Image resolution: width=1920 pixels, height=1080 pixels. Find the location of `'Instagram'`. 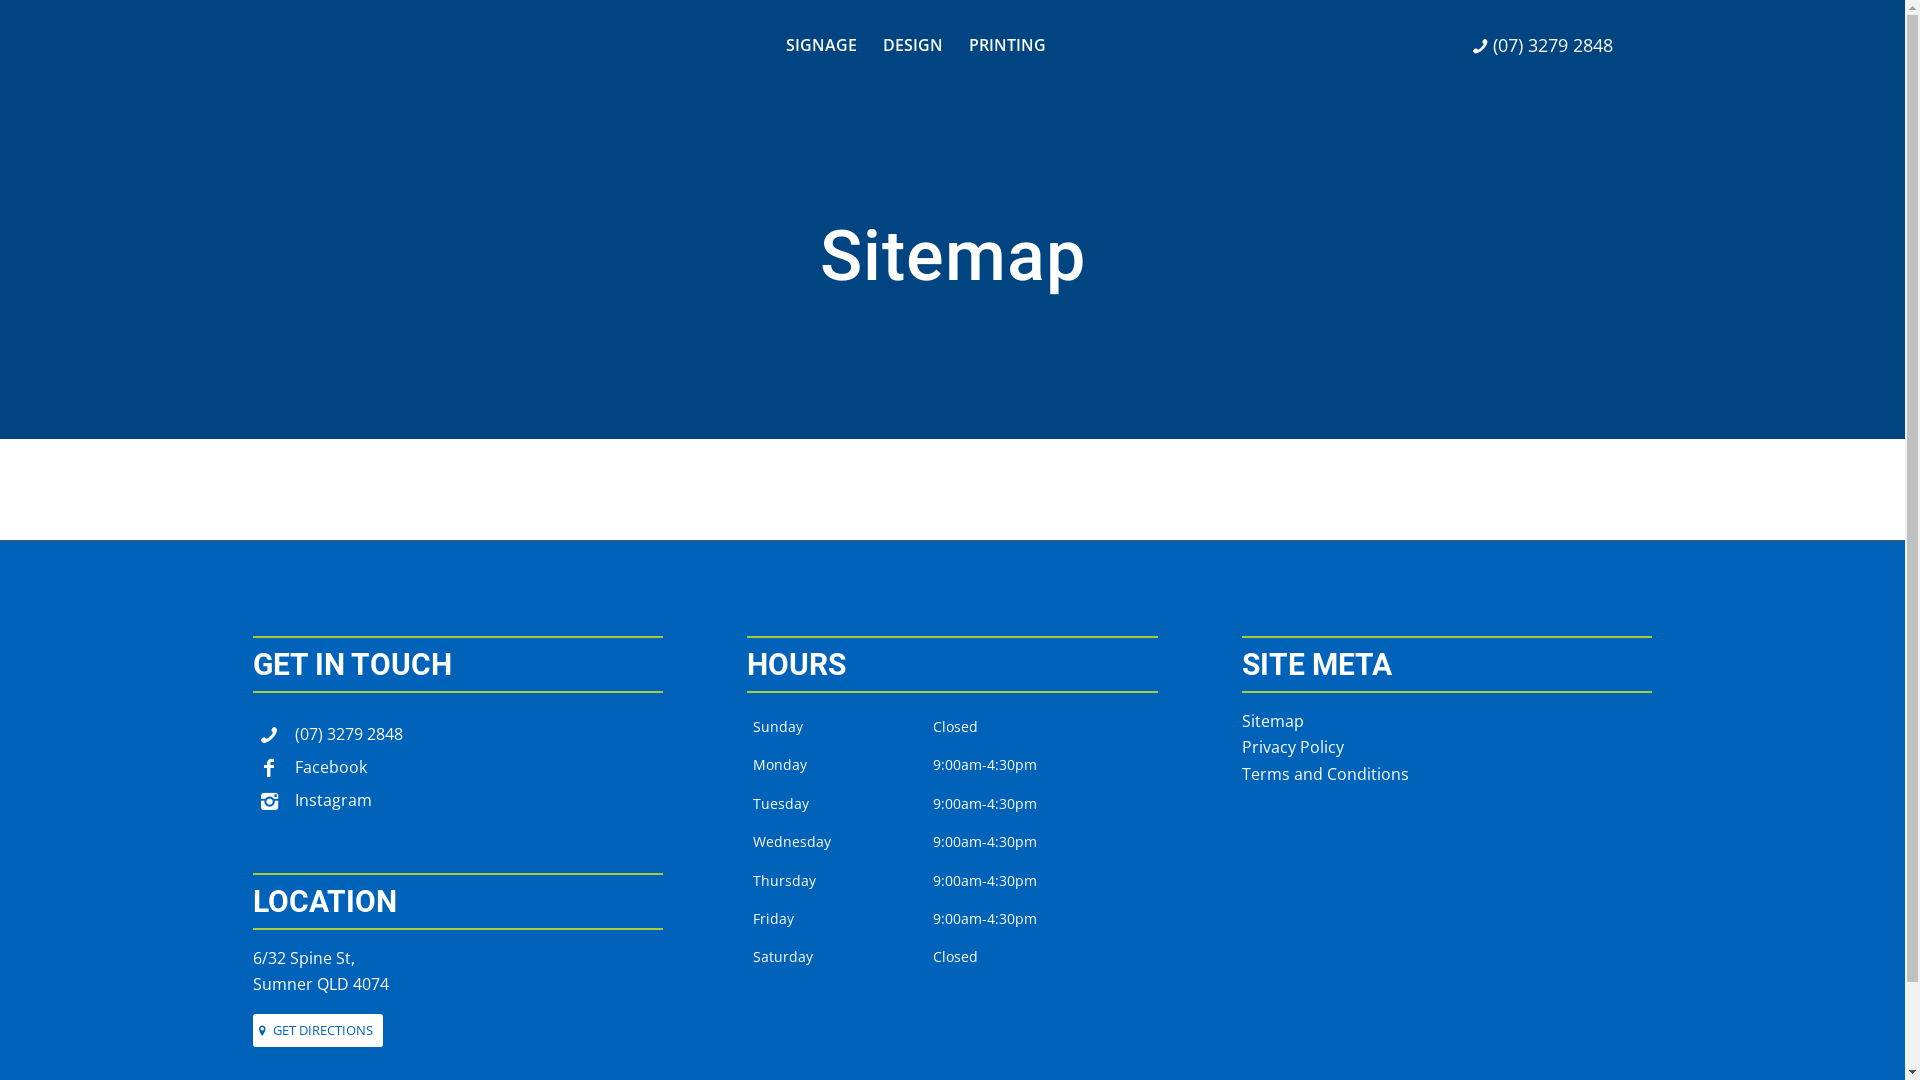

'Instagram' is located at coordinates (332, 798).